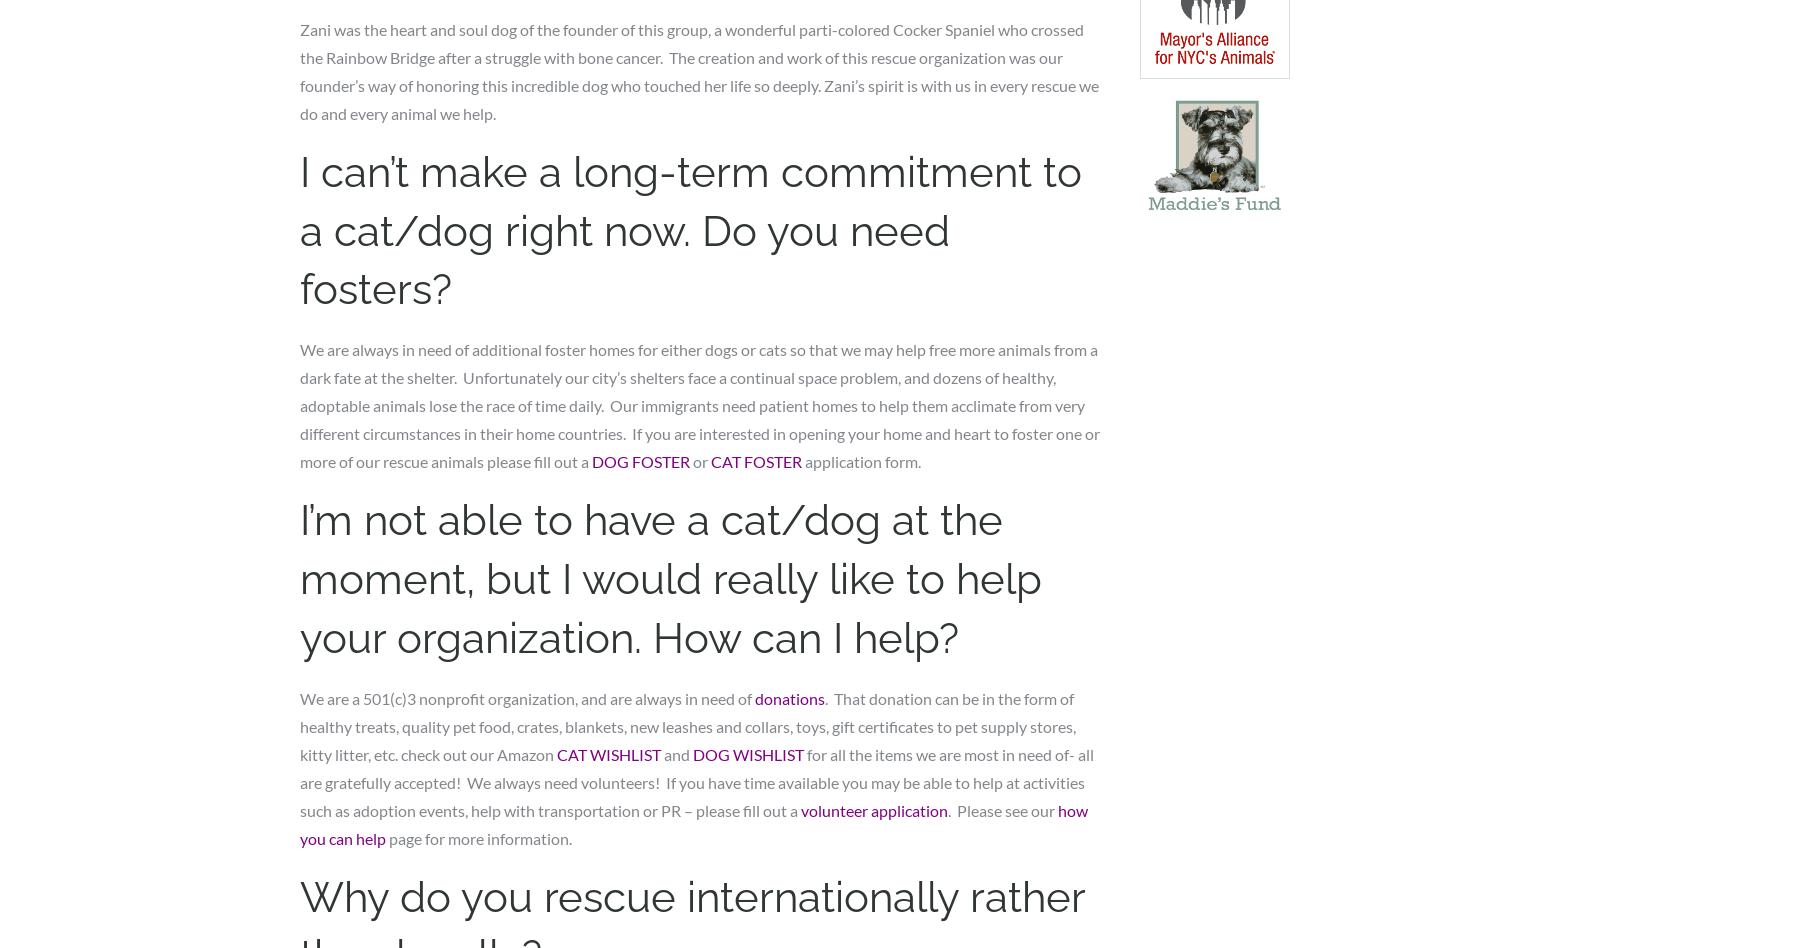 The height and width of the screenshot is (948, 1800). Describe the element at coordinates (699, 404) in the screenshot. I see `'We are always in need of additional foster homes for either dogs or cats so that we may help free more animals from a dark fate at the shelter.  Unfortunately our city’s shelters face a continual space problem, and dozens of healthy, adoptable animals lose the race of time daily.  Our immigrants need patient homes to help them acclimate from very different circumstances in their home countries.  If you are interested in opening your home and heart to foster one or more of our rescue animals please fill out a'` at that location.